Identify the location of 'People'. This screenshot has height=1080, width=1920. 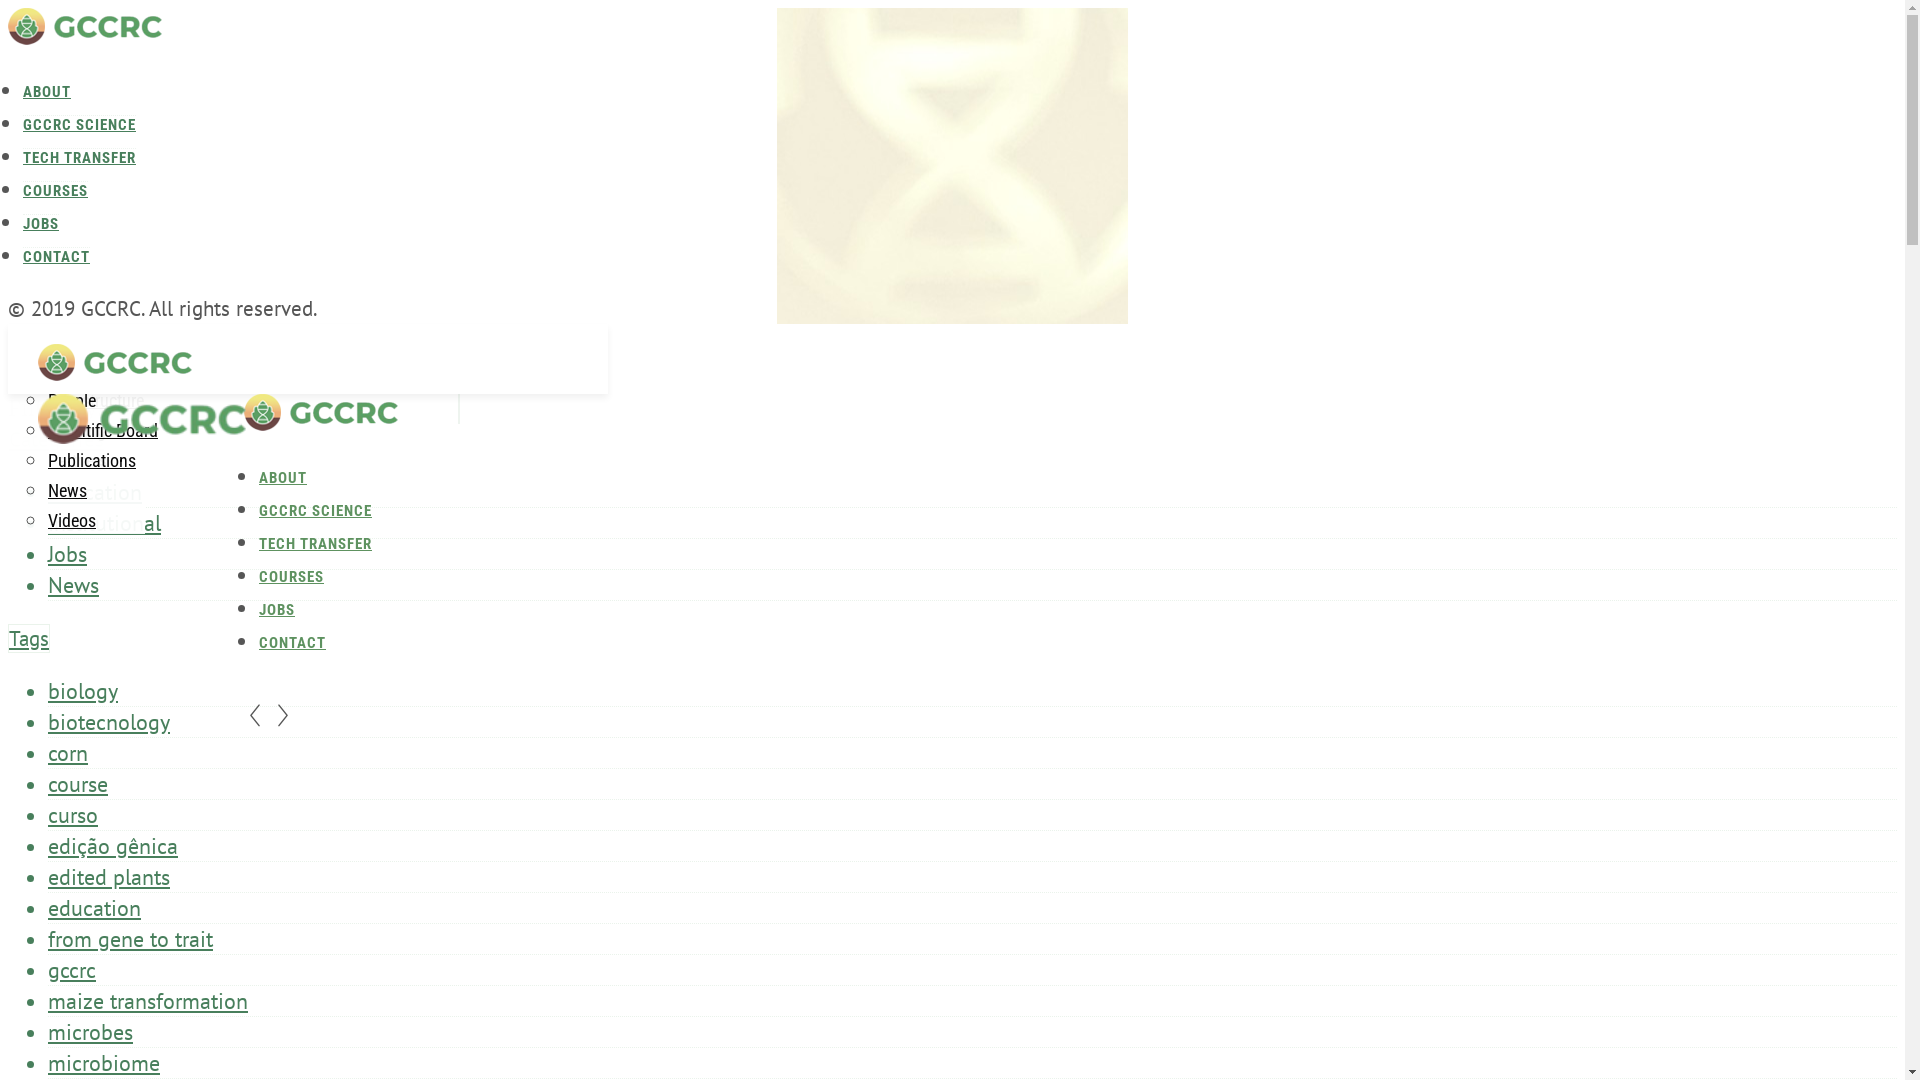
(72, 400).